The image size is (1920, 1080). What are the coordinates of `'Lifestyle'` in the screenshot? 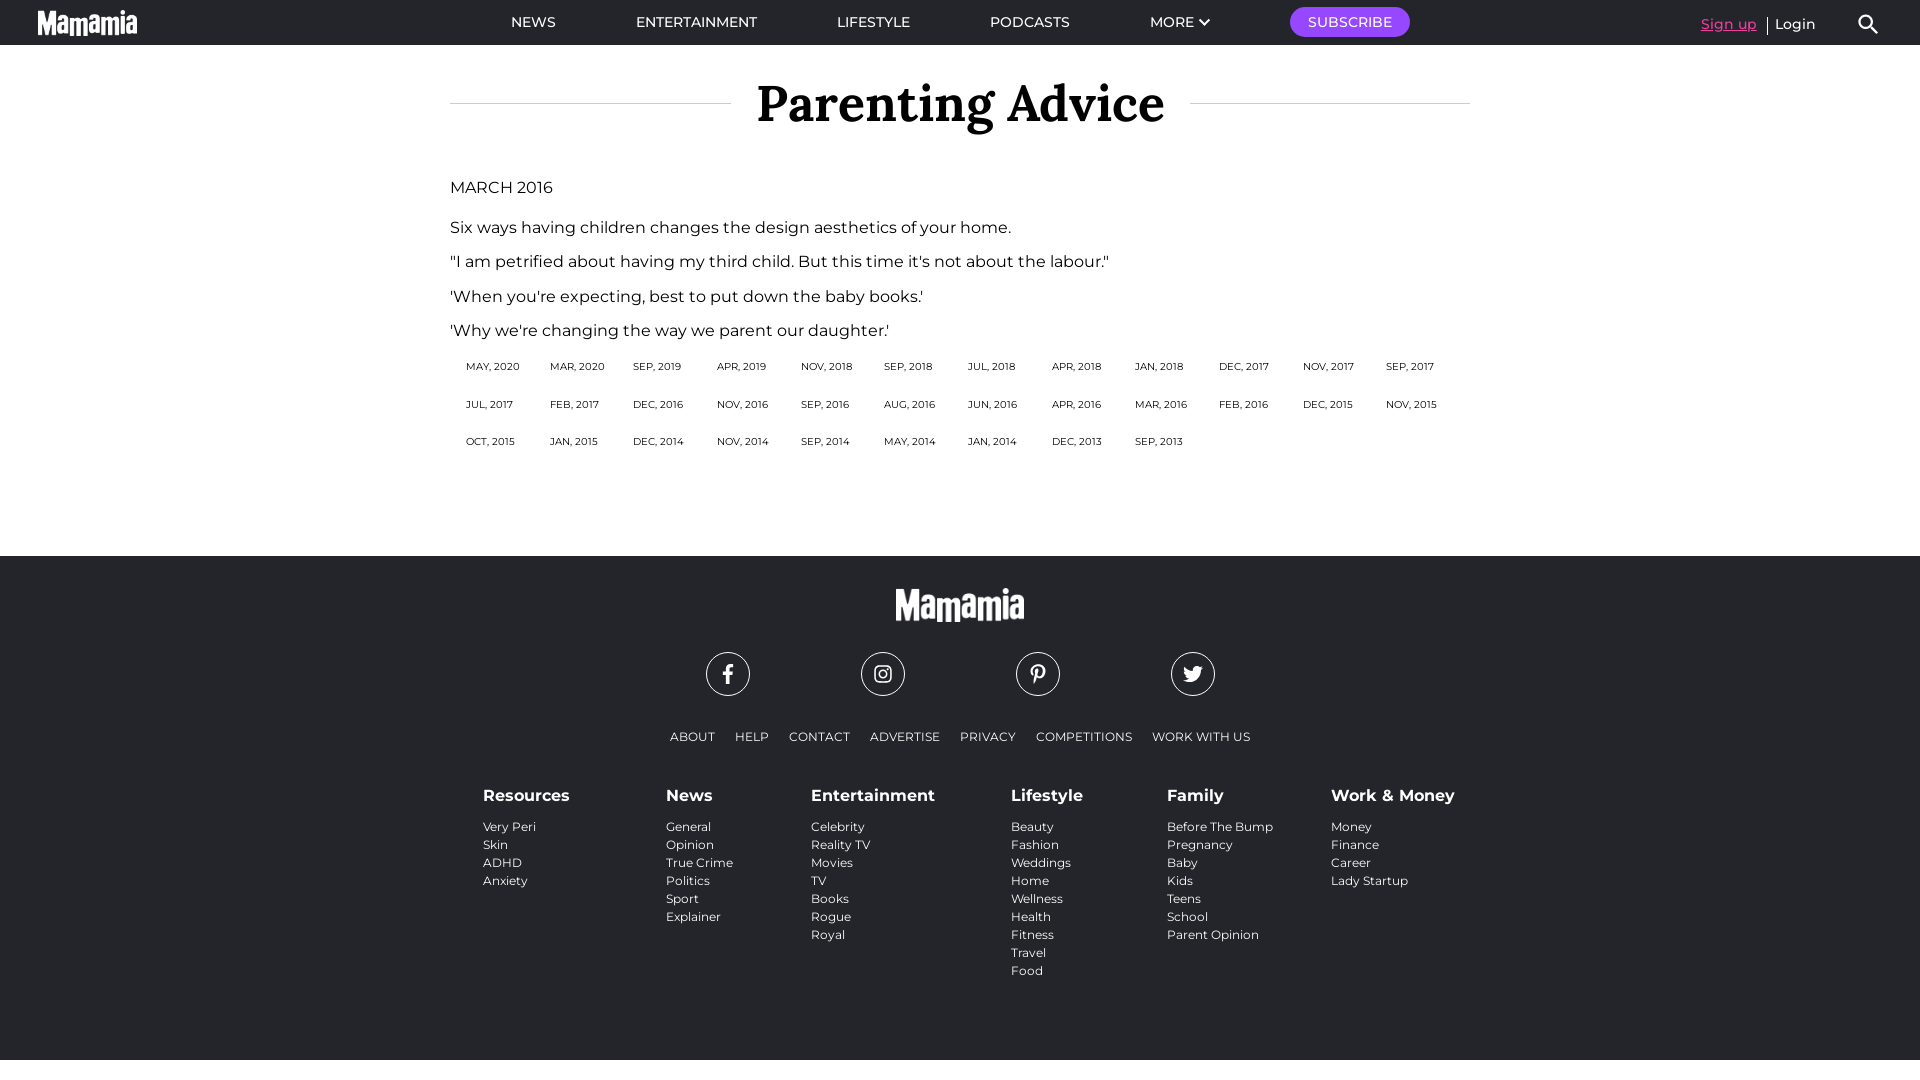 It's located at (1045, 789).